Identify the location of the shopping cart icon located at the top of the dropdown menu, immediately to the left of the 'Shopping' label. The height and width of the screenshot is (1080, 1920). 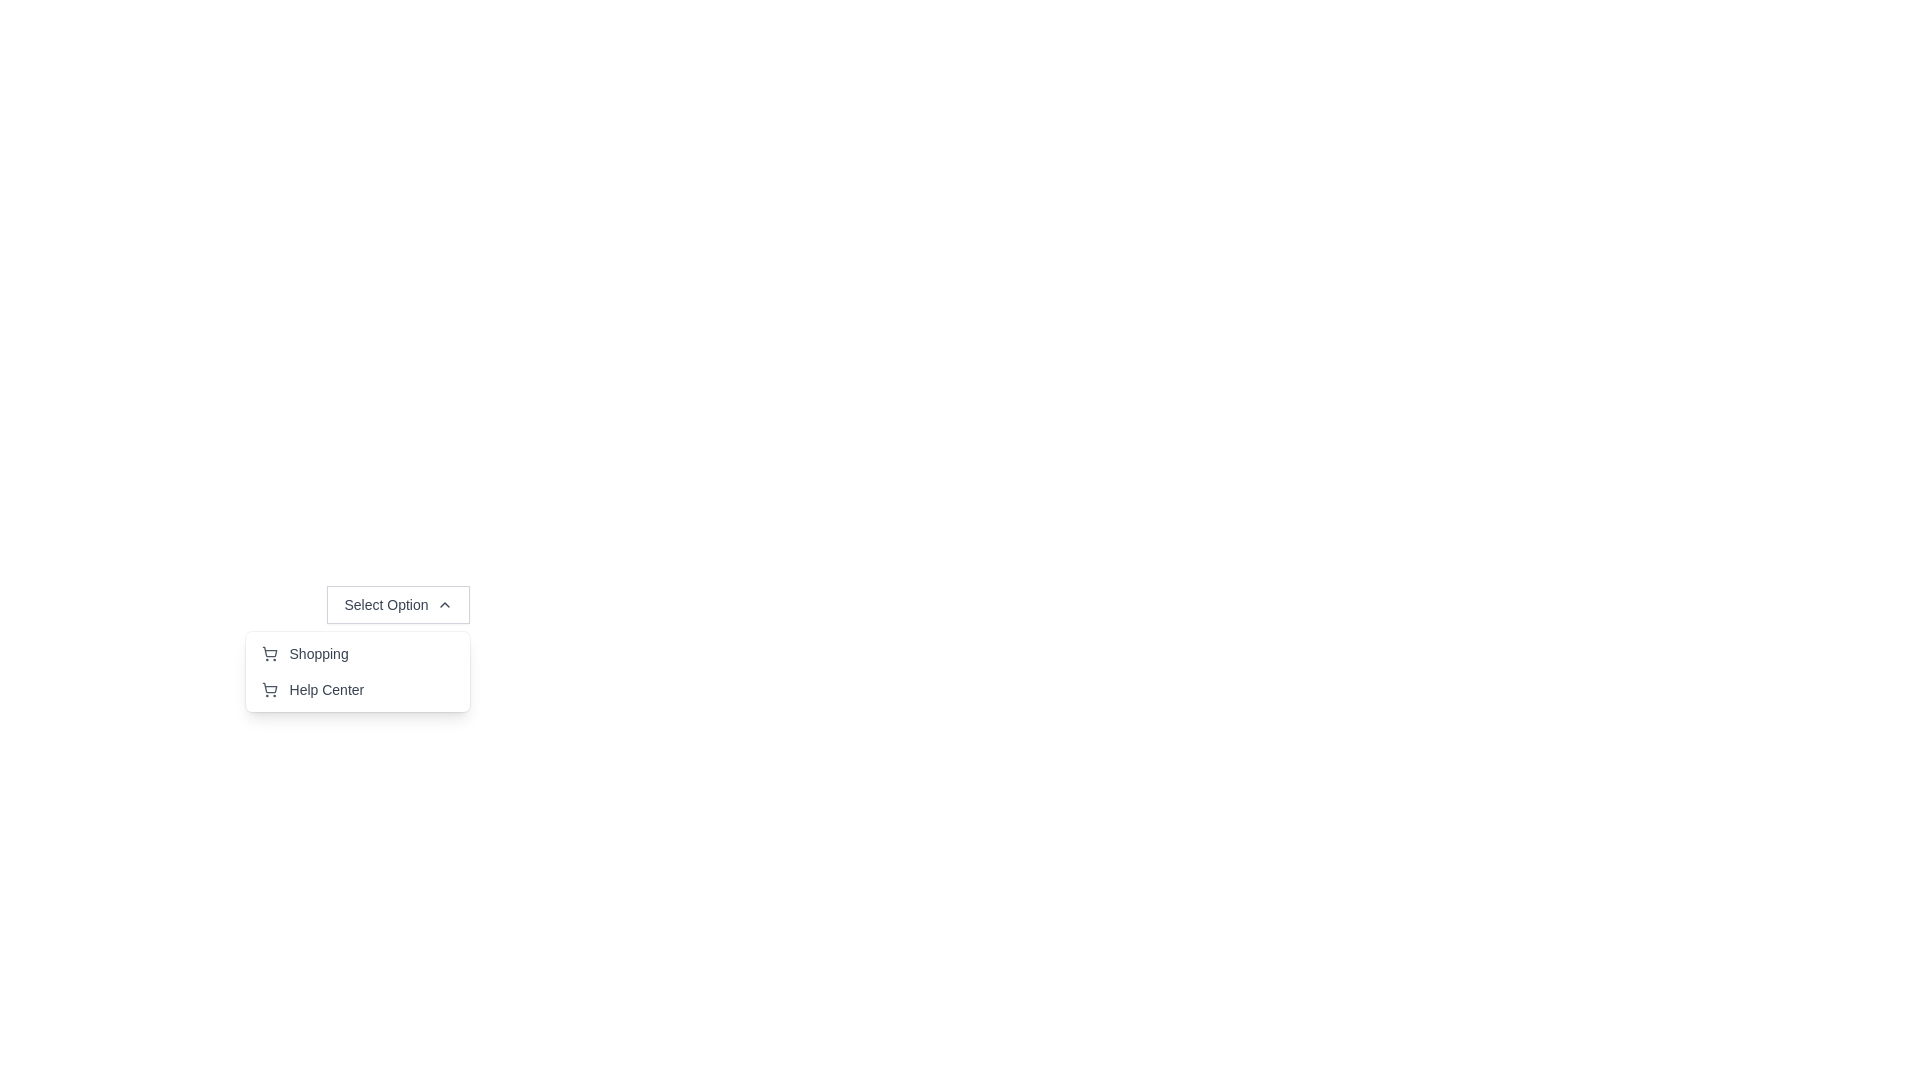
(268, 654).